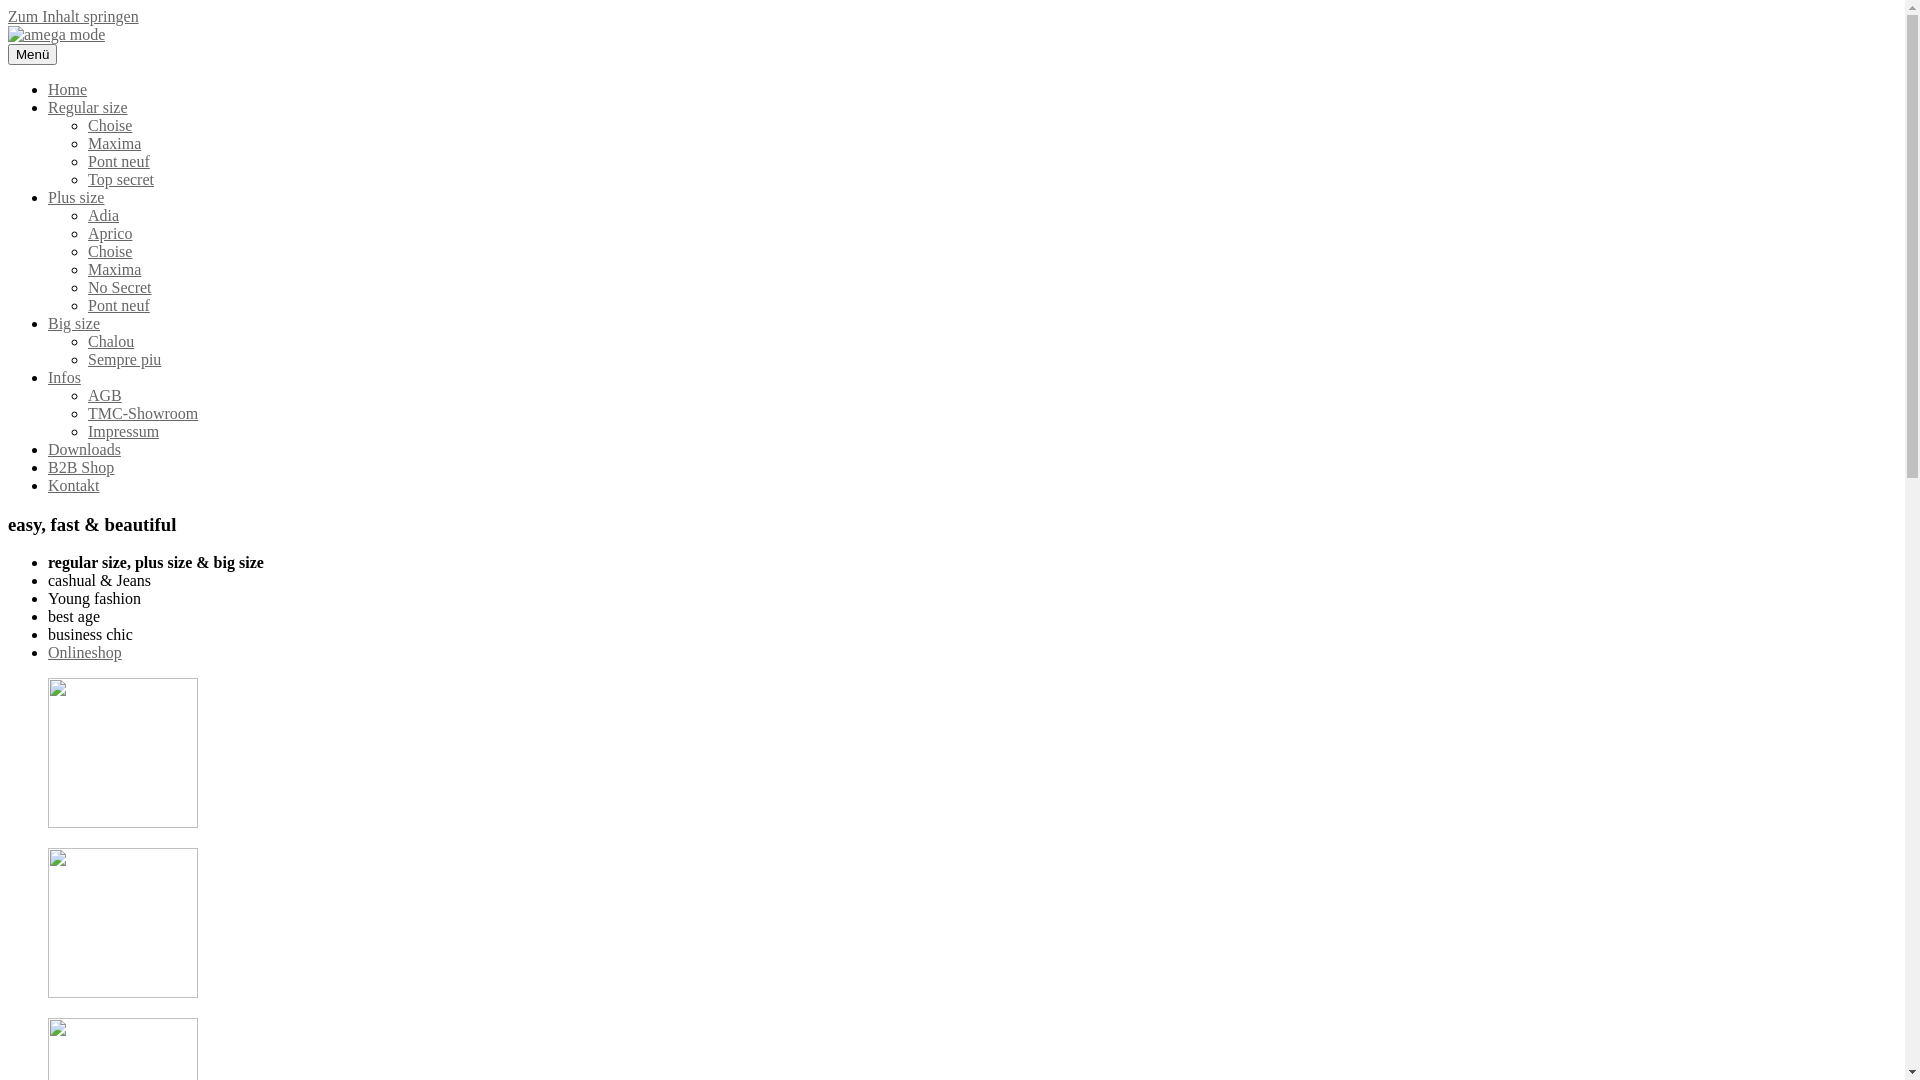 This screenshot has width=1920, height=1080. Describe the element at coordinates (76, 197) in the screenshot. I see `'Plus size'` at that location.